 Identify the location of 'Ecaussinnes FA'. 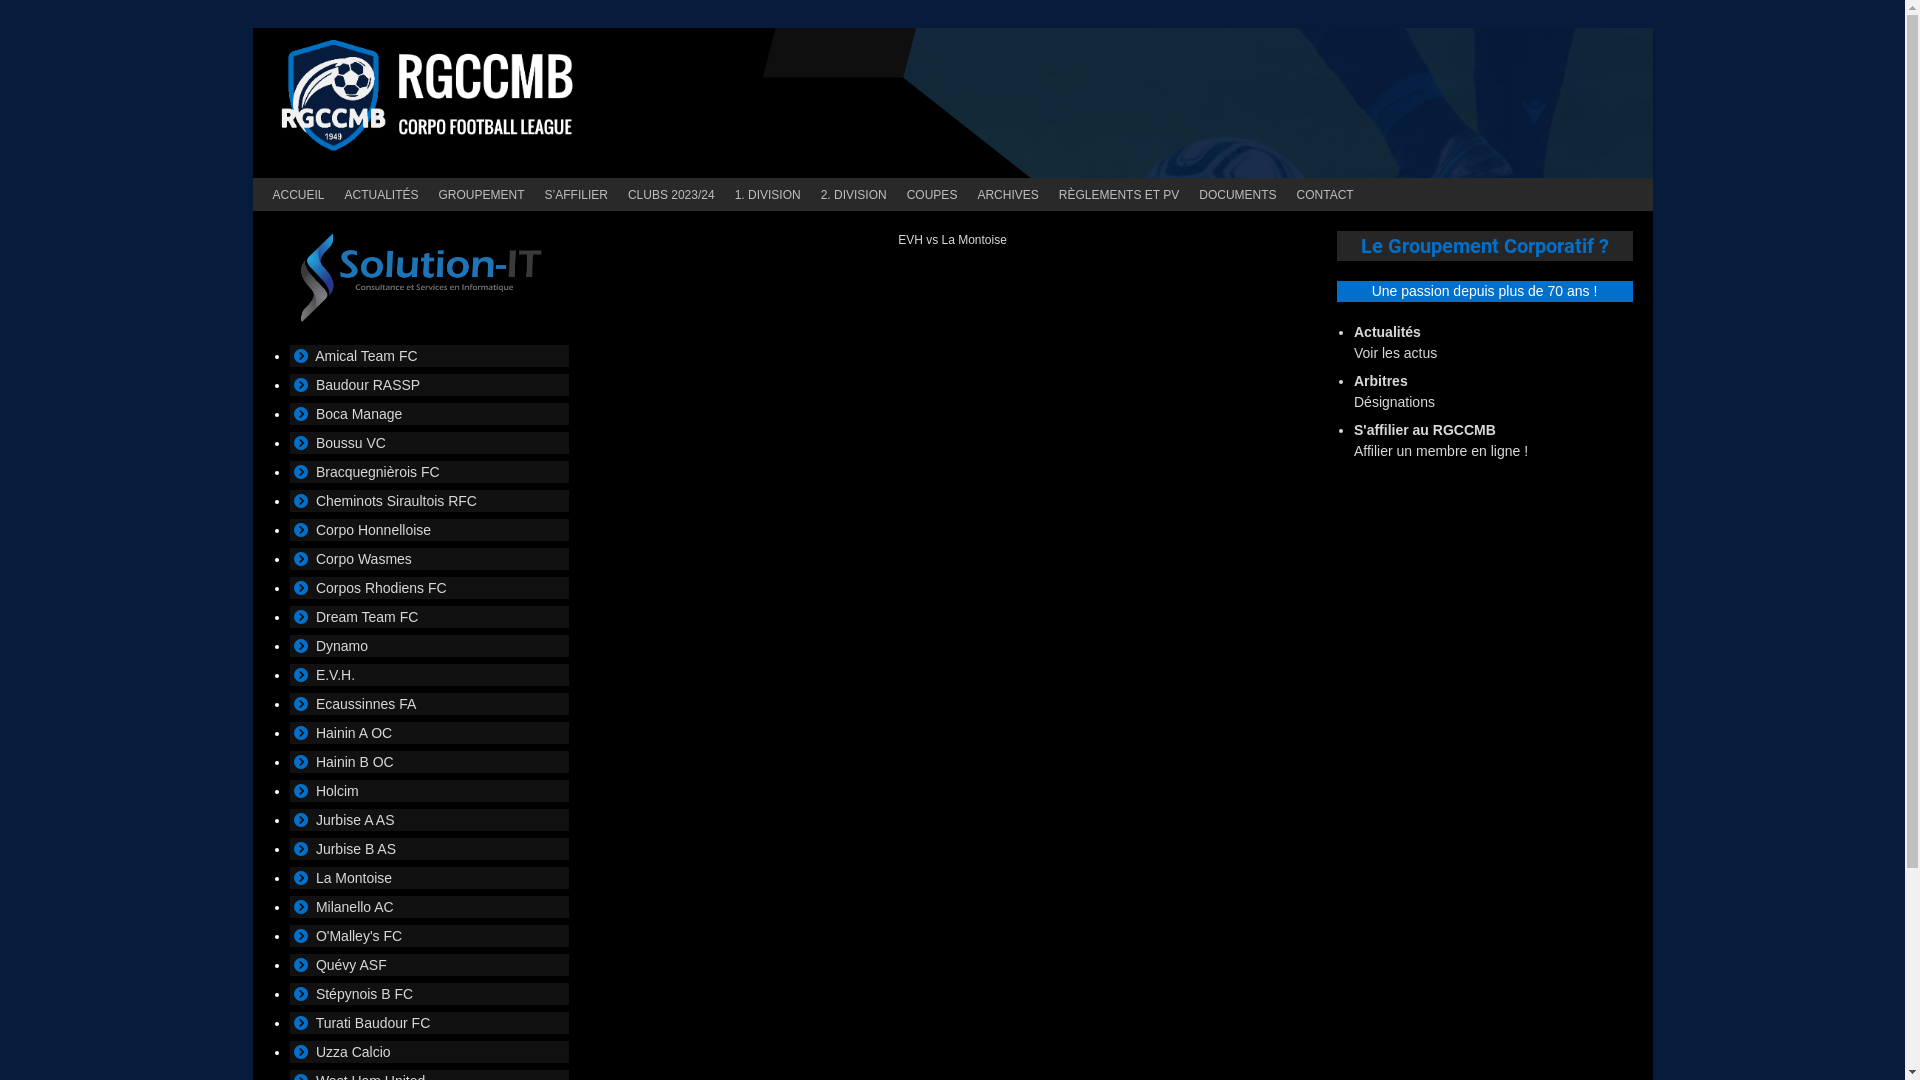
(365, 703).